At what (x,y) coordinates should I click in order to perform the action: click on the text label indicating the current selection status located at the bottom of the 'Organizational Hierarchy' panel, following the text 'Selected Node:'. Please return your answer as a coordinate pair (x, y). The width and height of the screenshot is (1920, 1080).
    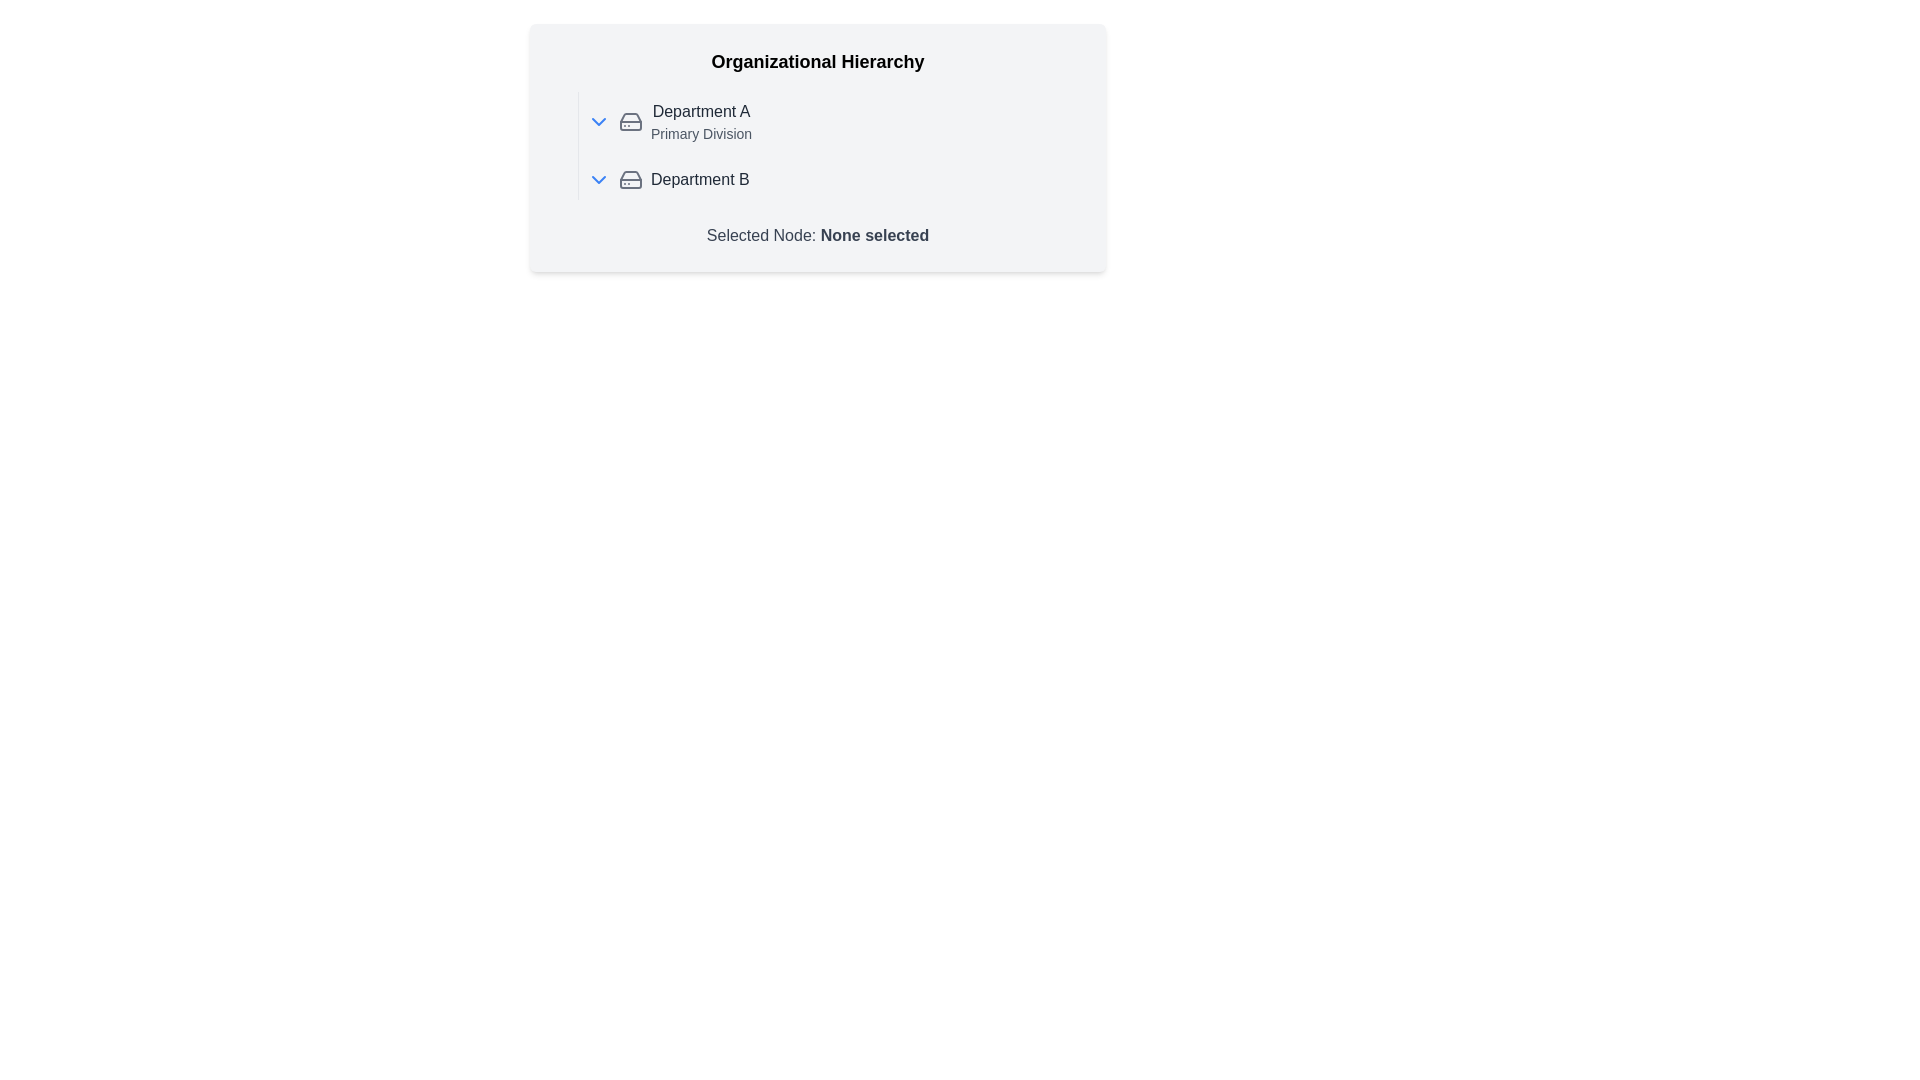
    Looking at the image, I should click on (874, 234).